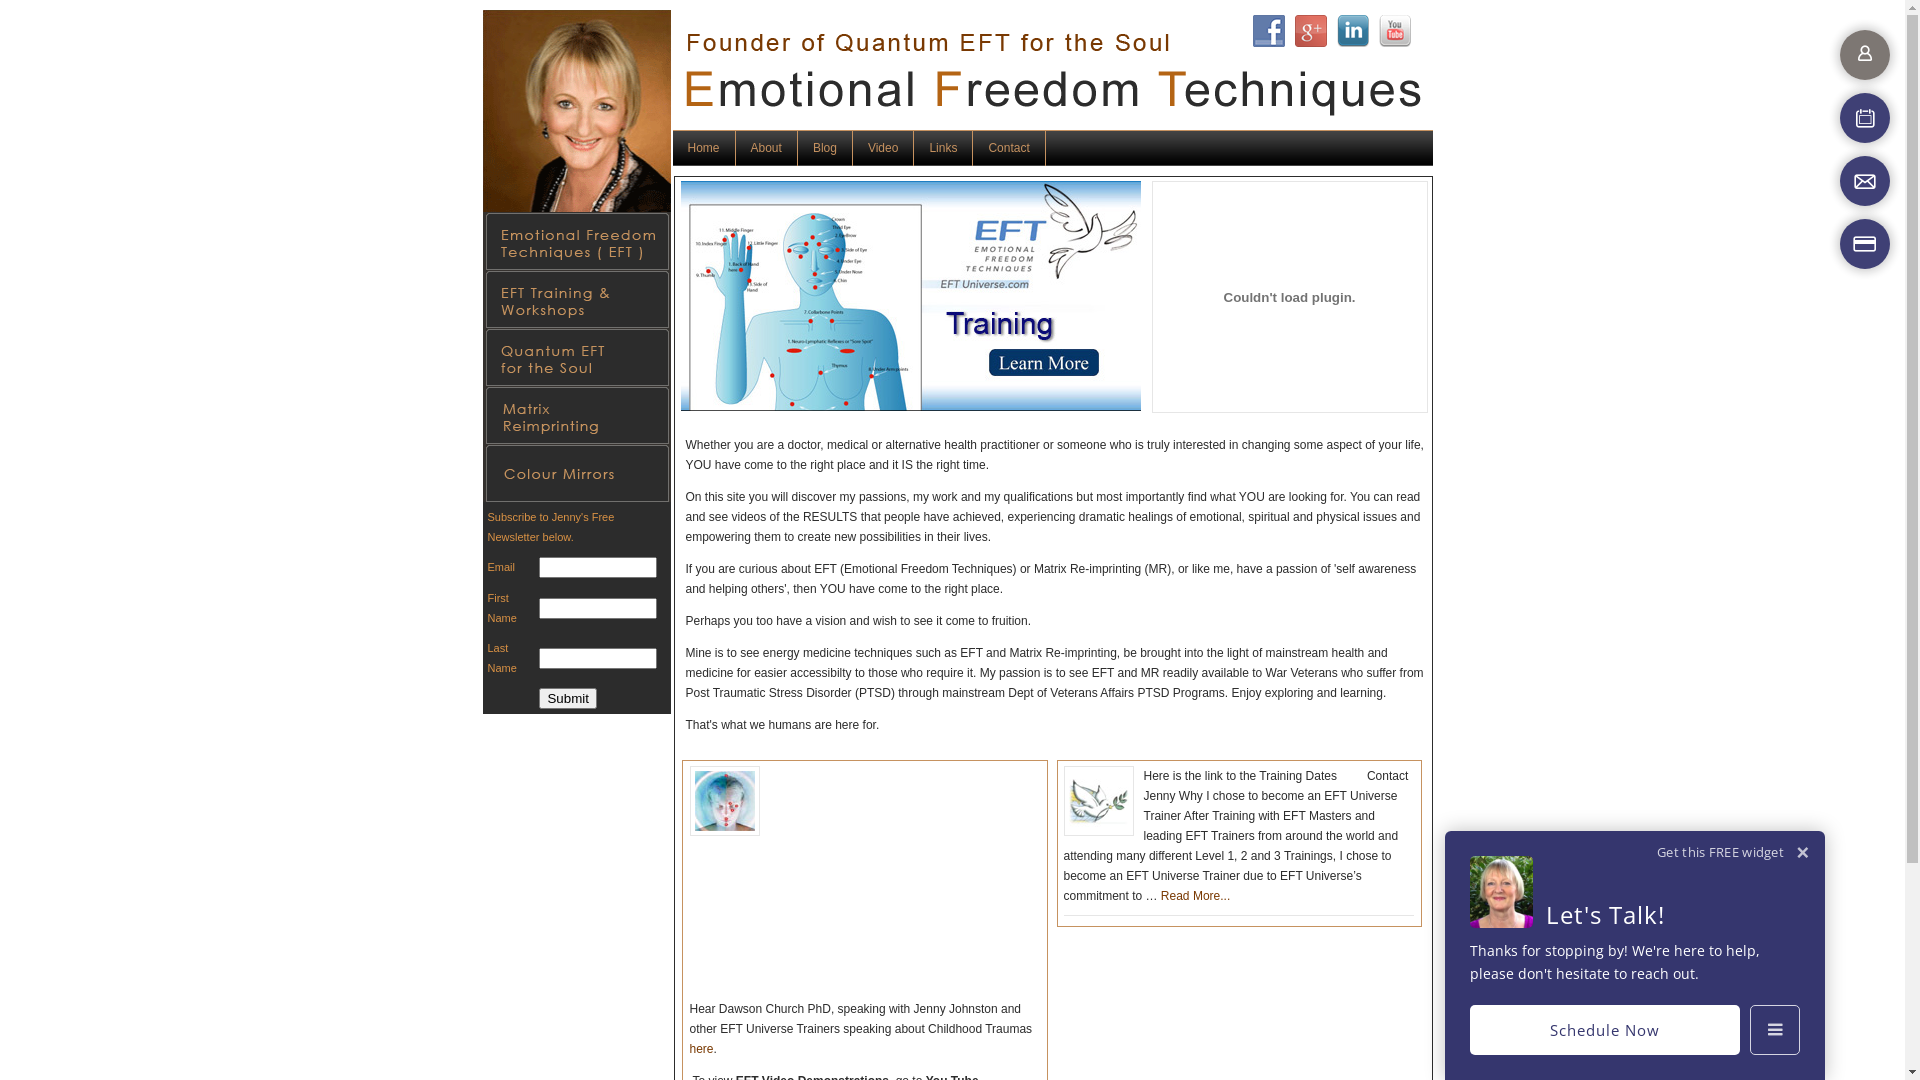 The width and height of the screenshot is (1920, 1080). Describe the element at coordinates (1266, 30) in the screenshot. I see `' Facebook'` at that location.